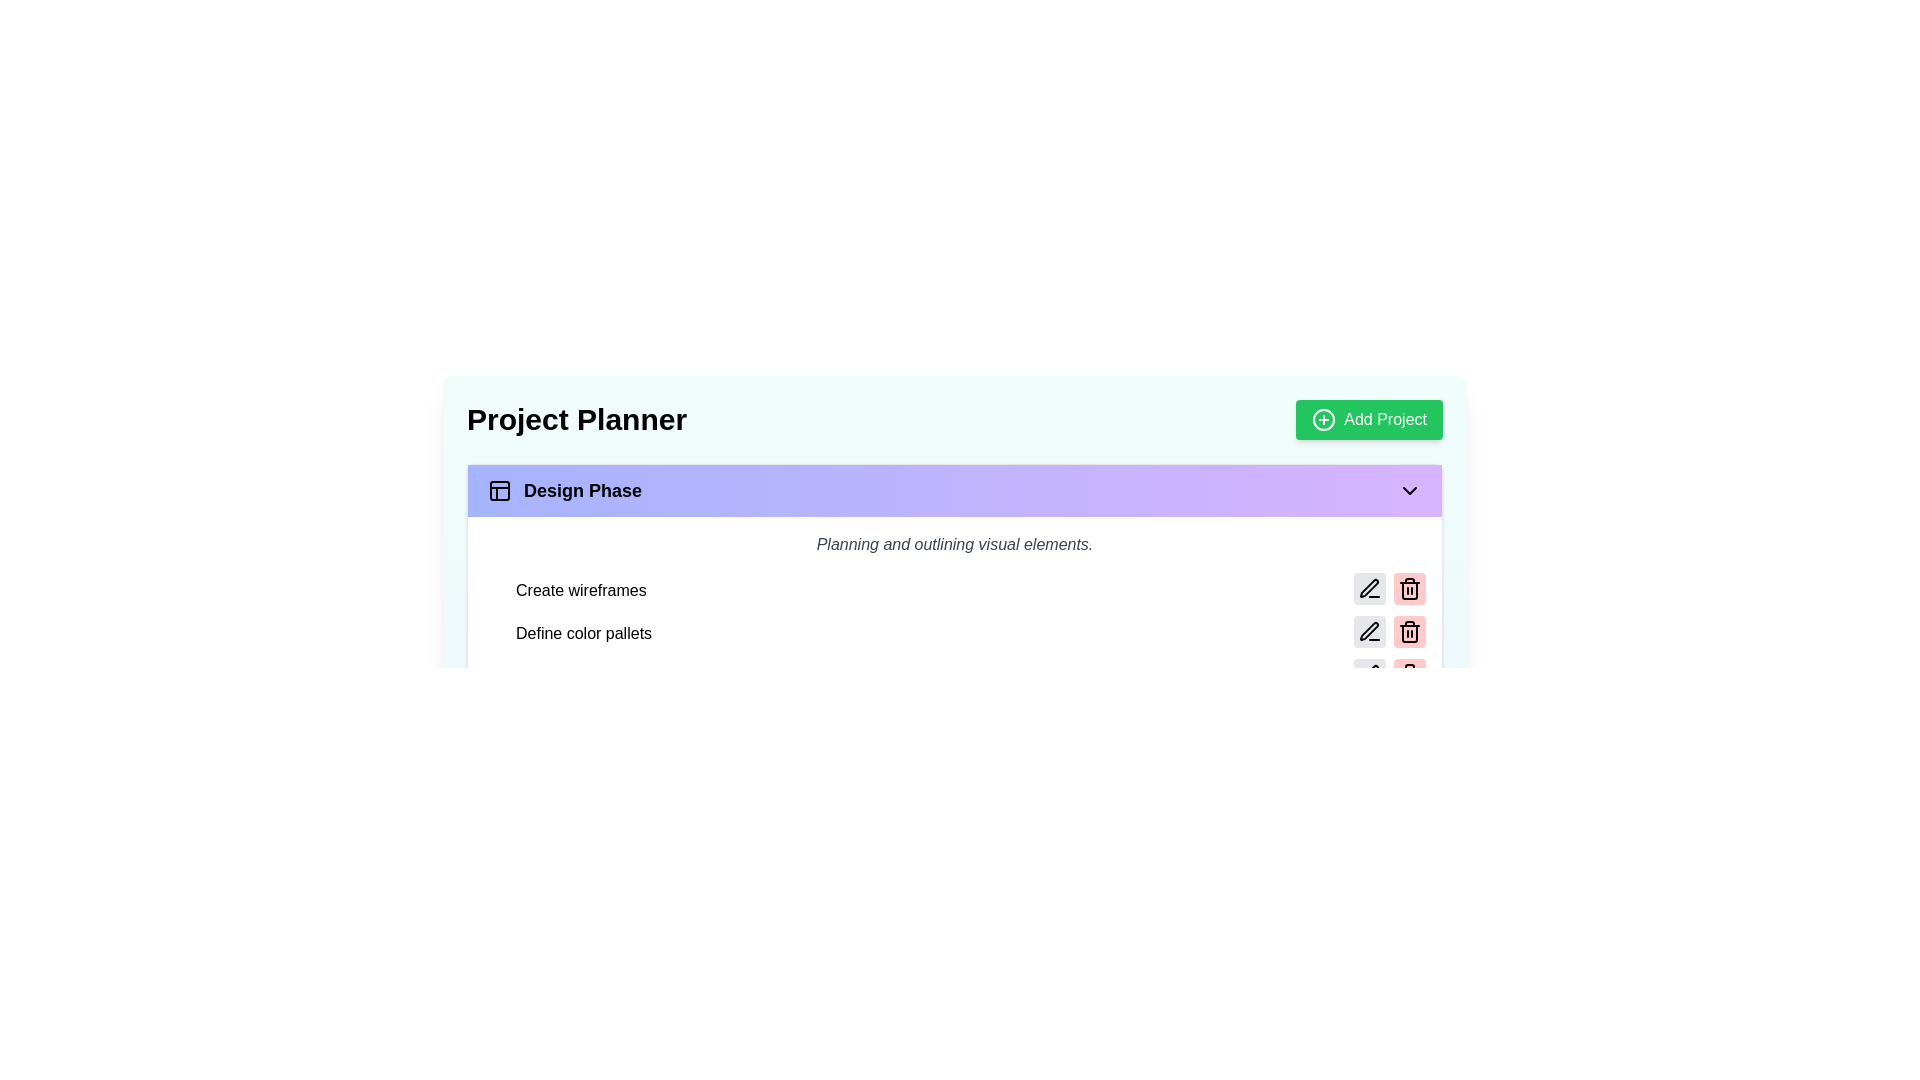 Image resolution: width=1920 pixels, height=1080 pixels. What do you see at coordinates (1409, 675) in the screenshot?
I see `the trash icon located at the bottom-right corner of the actions column in the 'Design Phase' section` at bounding box center [1409, 675].